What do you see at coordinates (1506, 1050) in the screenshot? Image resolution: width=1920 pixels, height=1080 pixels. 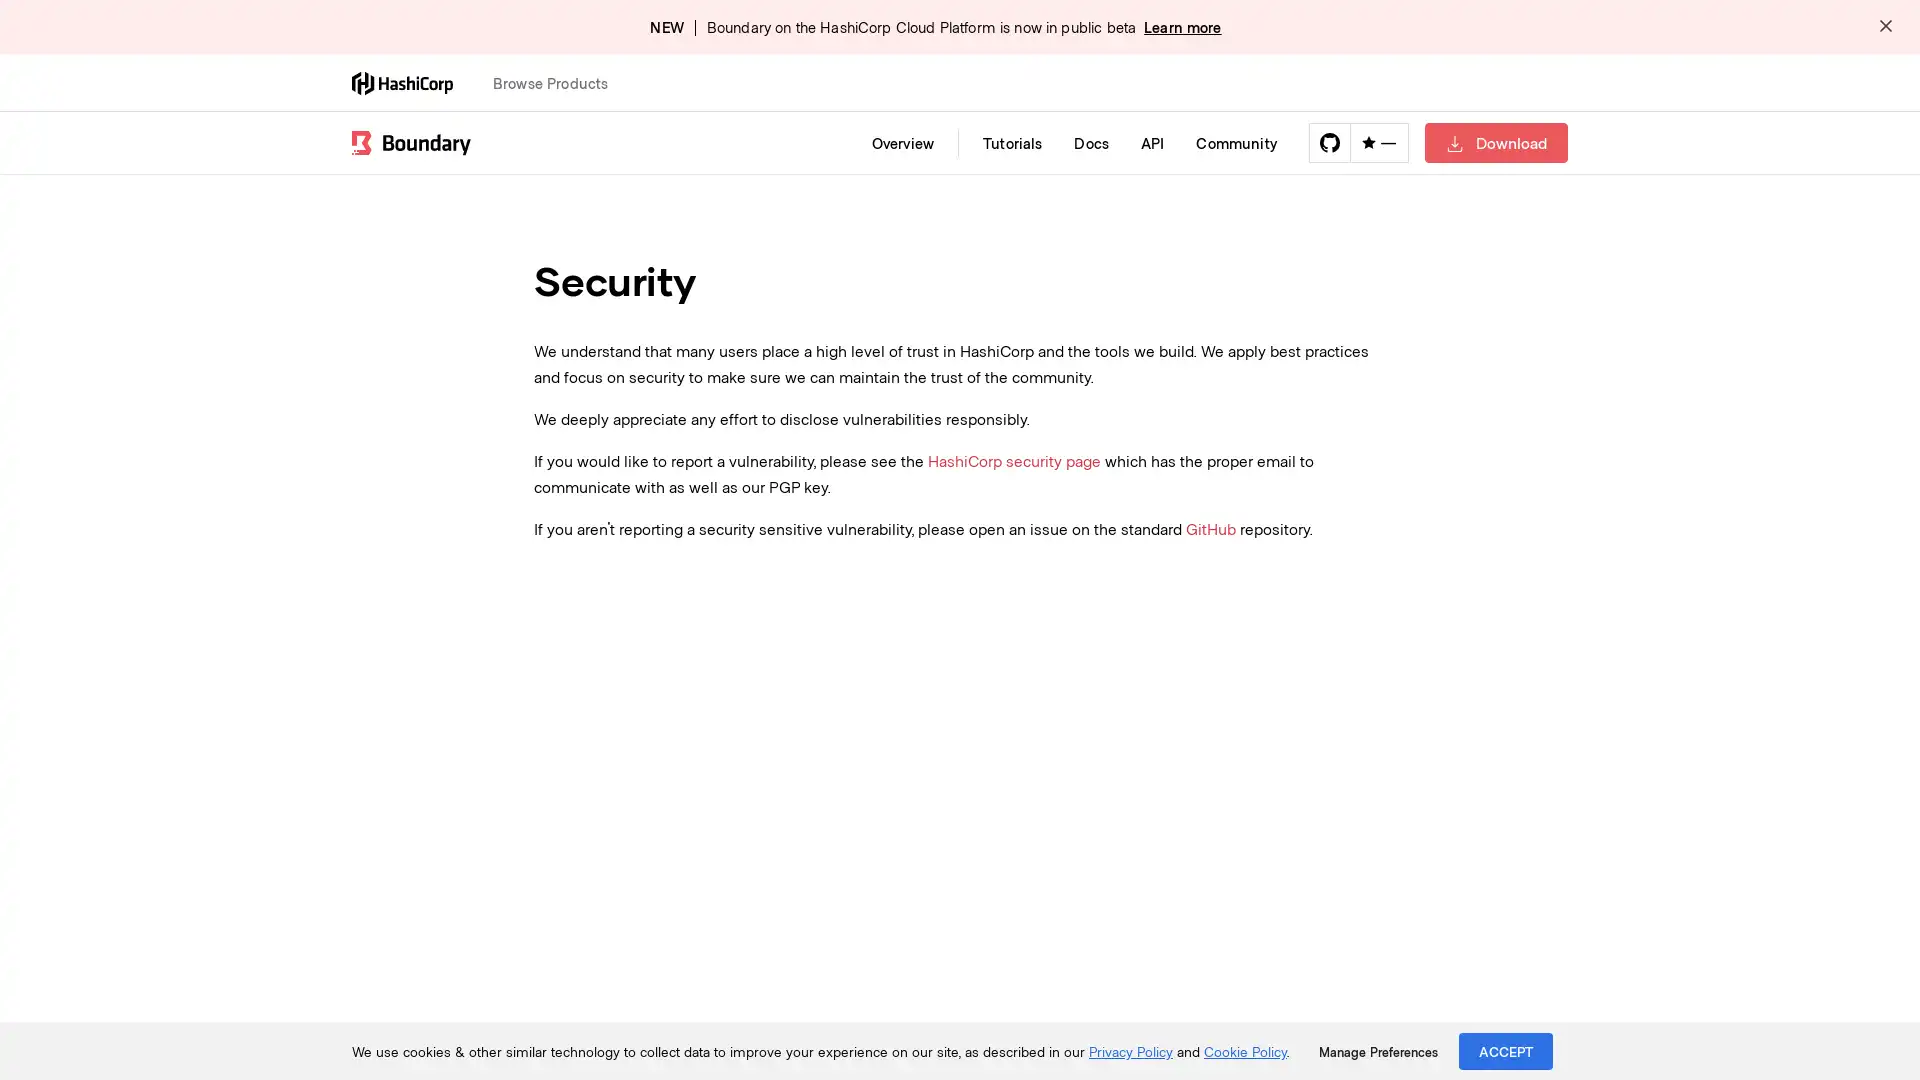 I see `ACCEPT` at bounding box center [1506, 1050].